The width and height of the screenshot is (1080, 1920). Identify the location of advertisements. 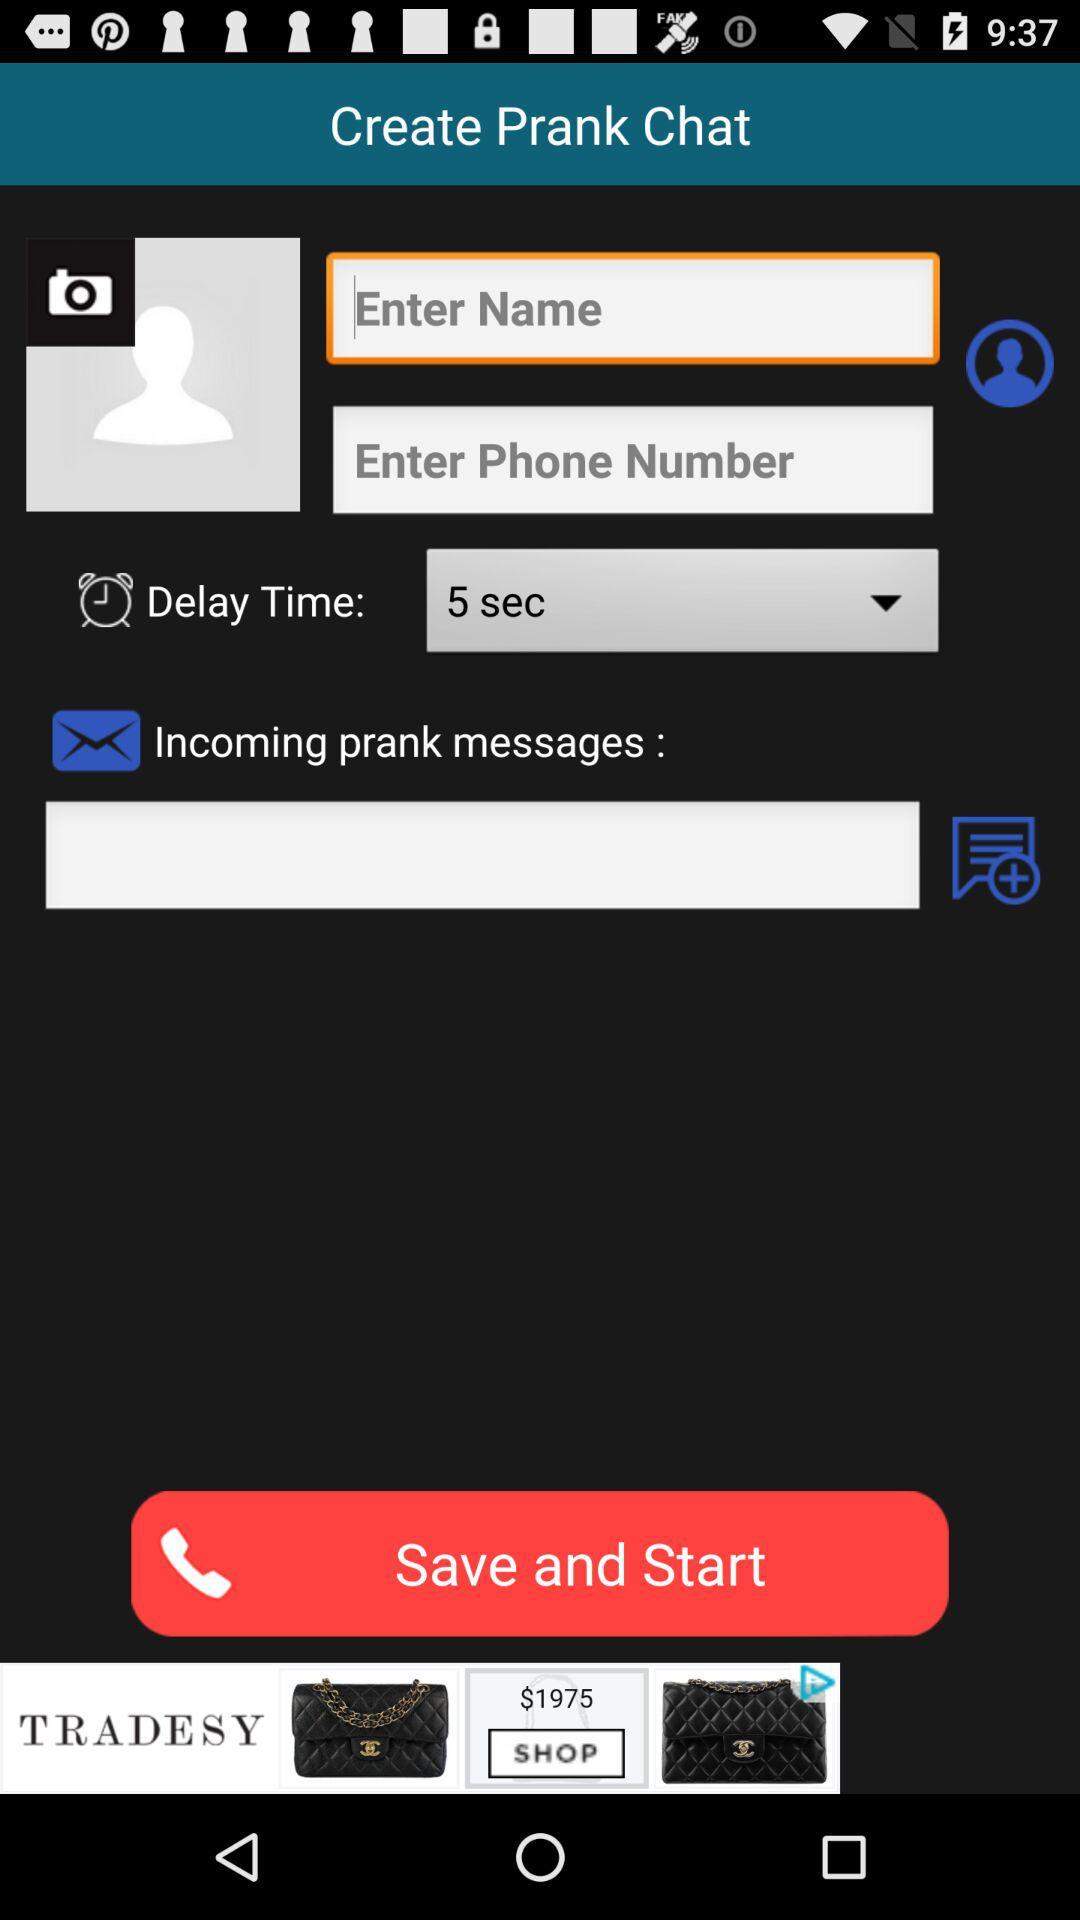
(419, 1727).